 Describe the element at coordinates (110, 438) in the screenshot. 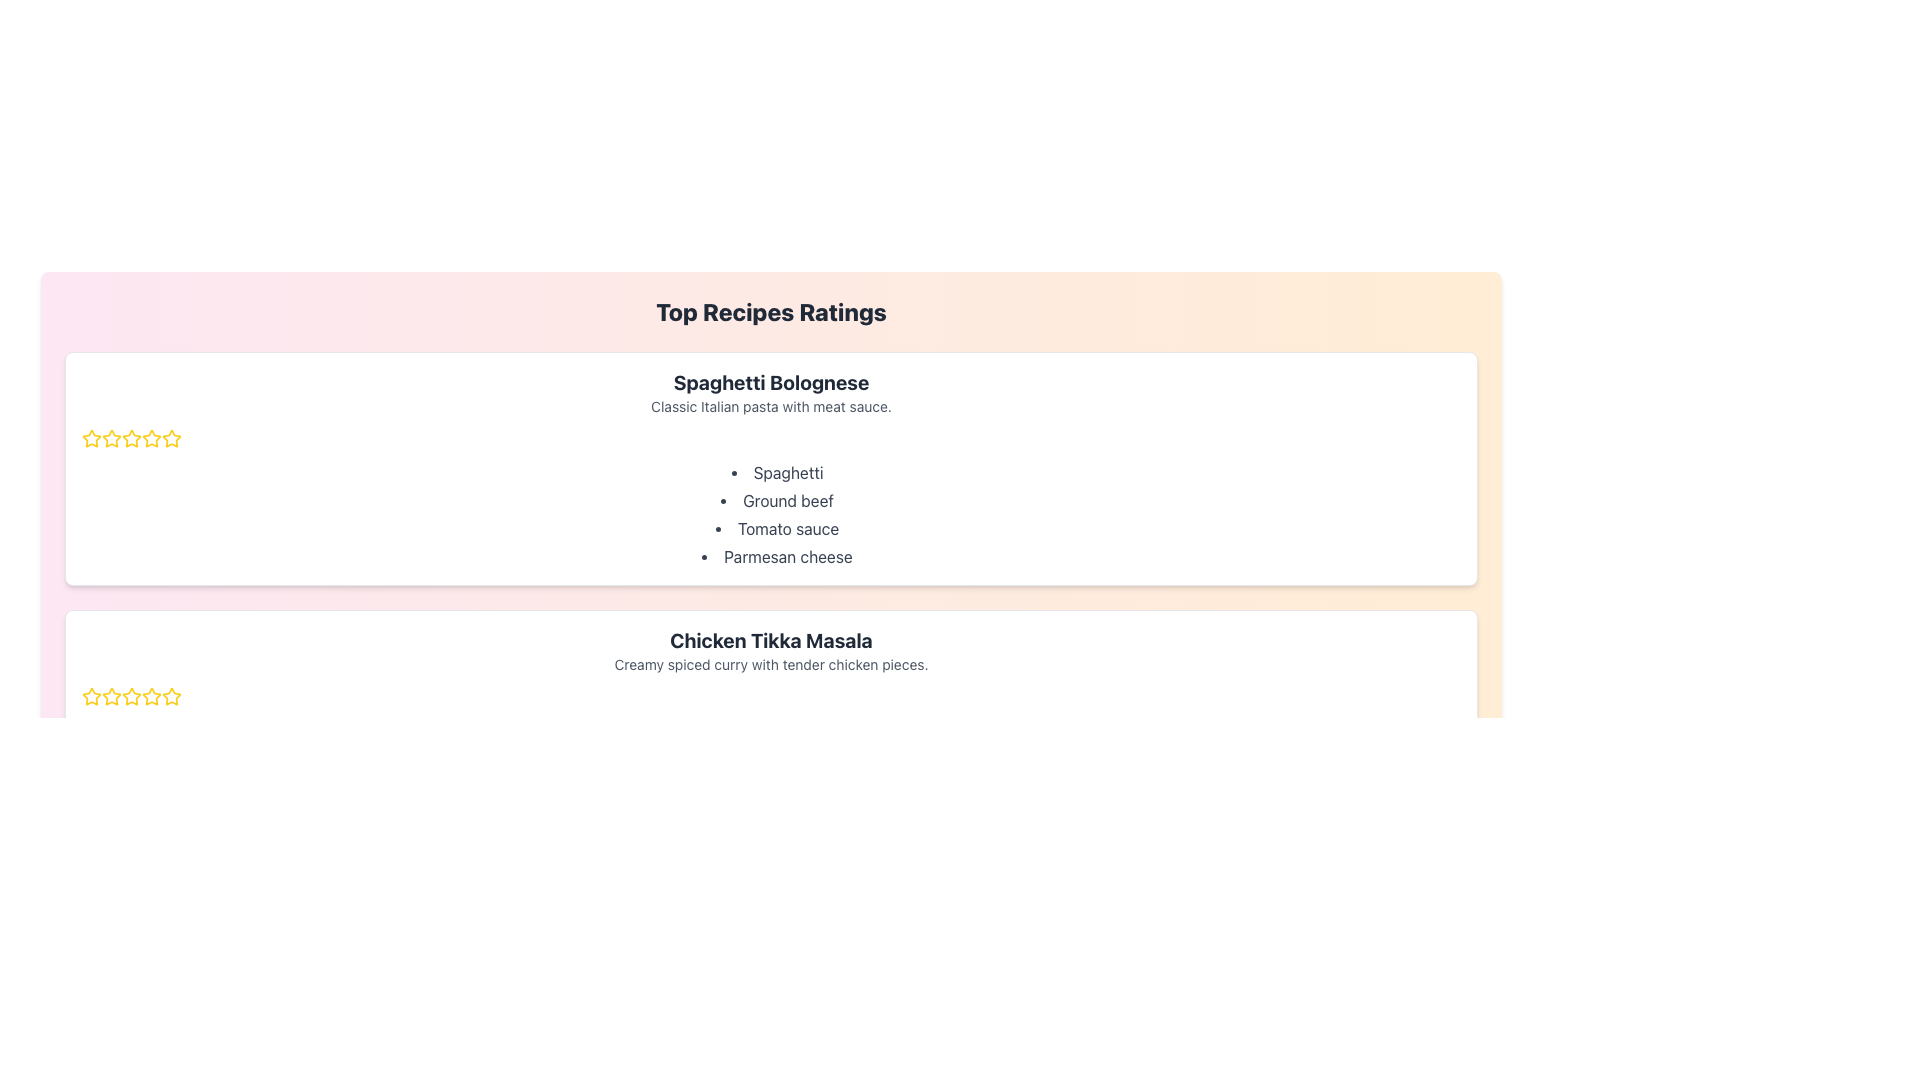

I see `the third star in the star rating icon to rate the 'Spaghetti Bolognese' dish` at that location.